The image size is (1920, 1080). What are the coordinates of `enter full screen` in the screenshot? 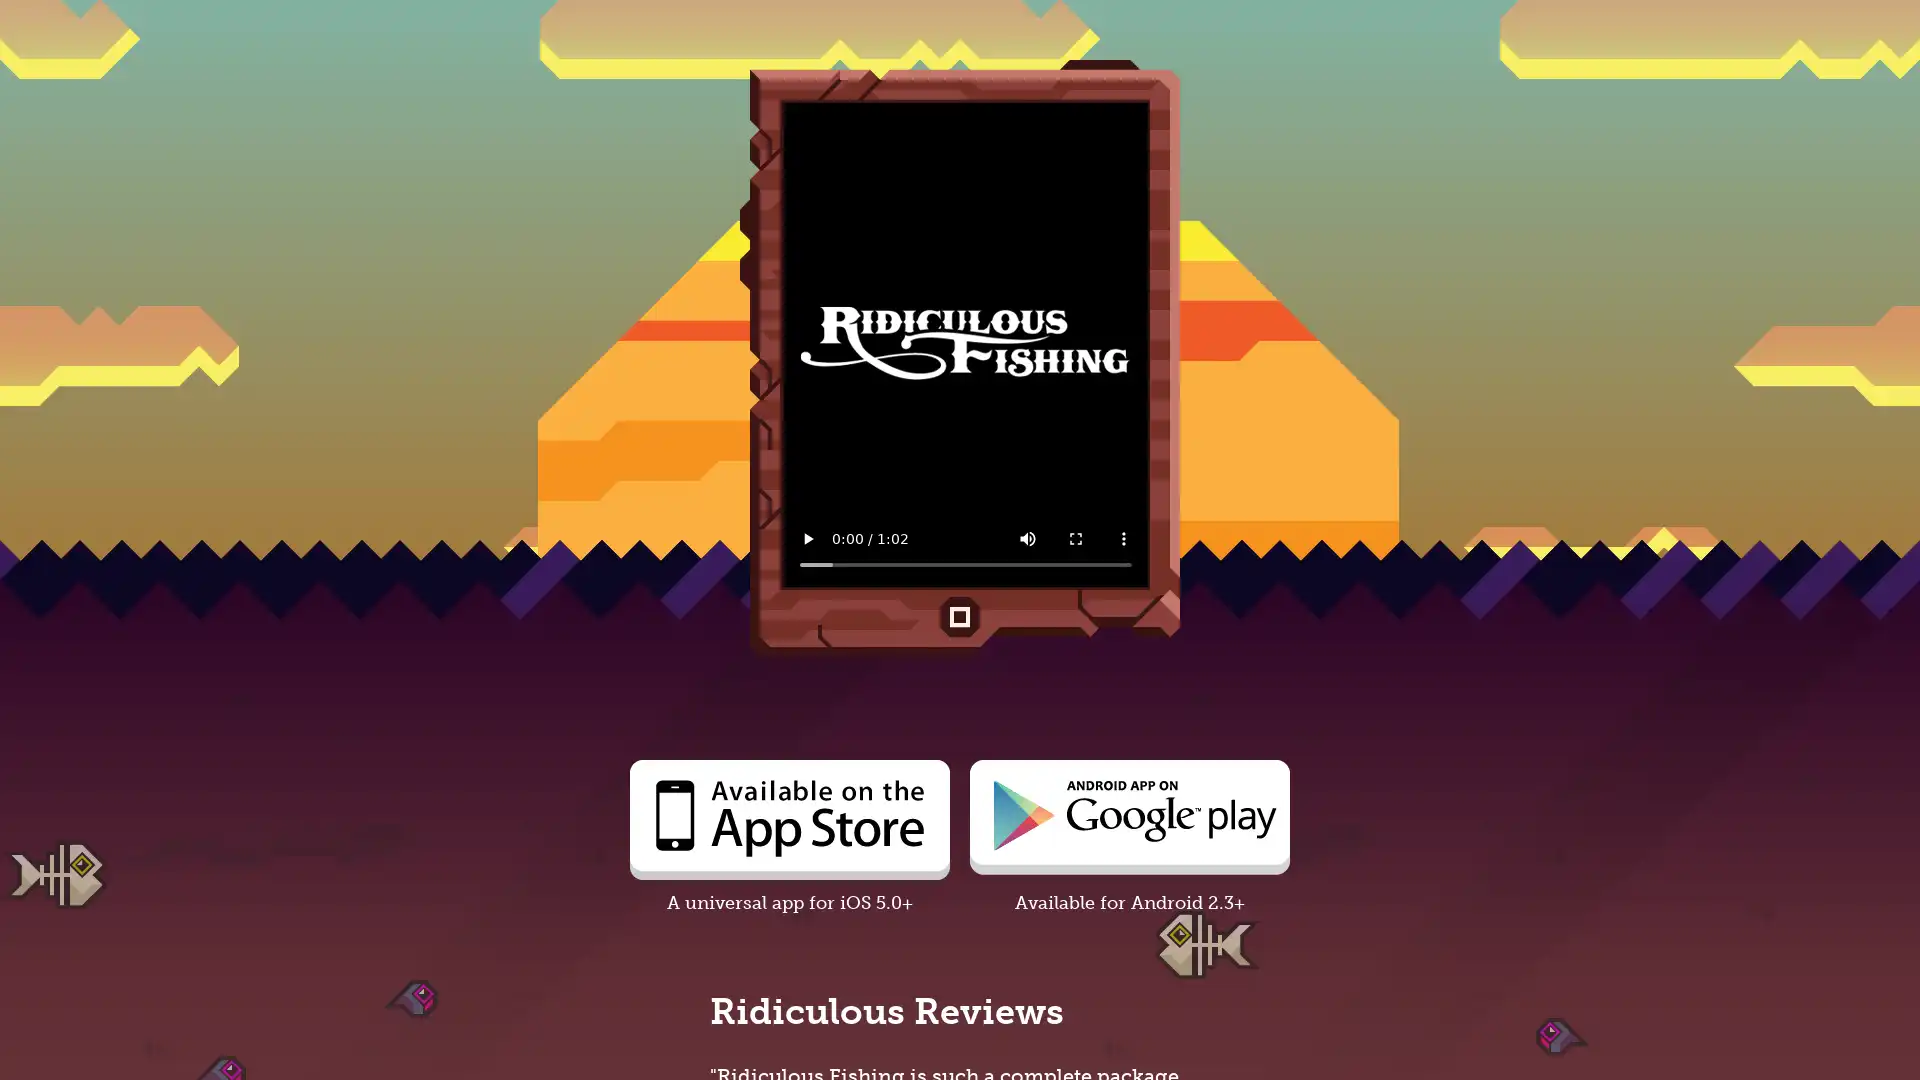 It's located at (1074, 538).